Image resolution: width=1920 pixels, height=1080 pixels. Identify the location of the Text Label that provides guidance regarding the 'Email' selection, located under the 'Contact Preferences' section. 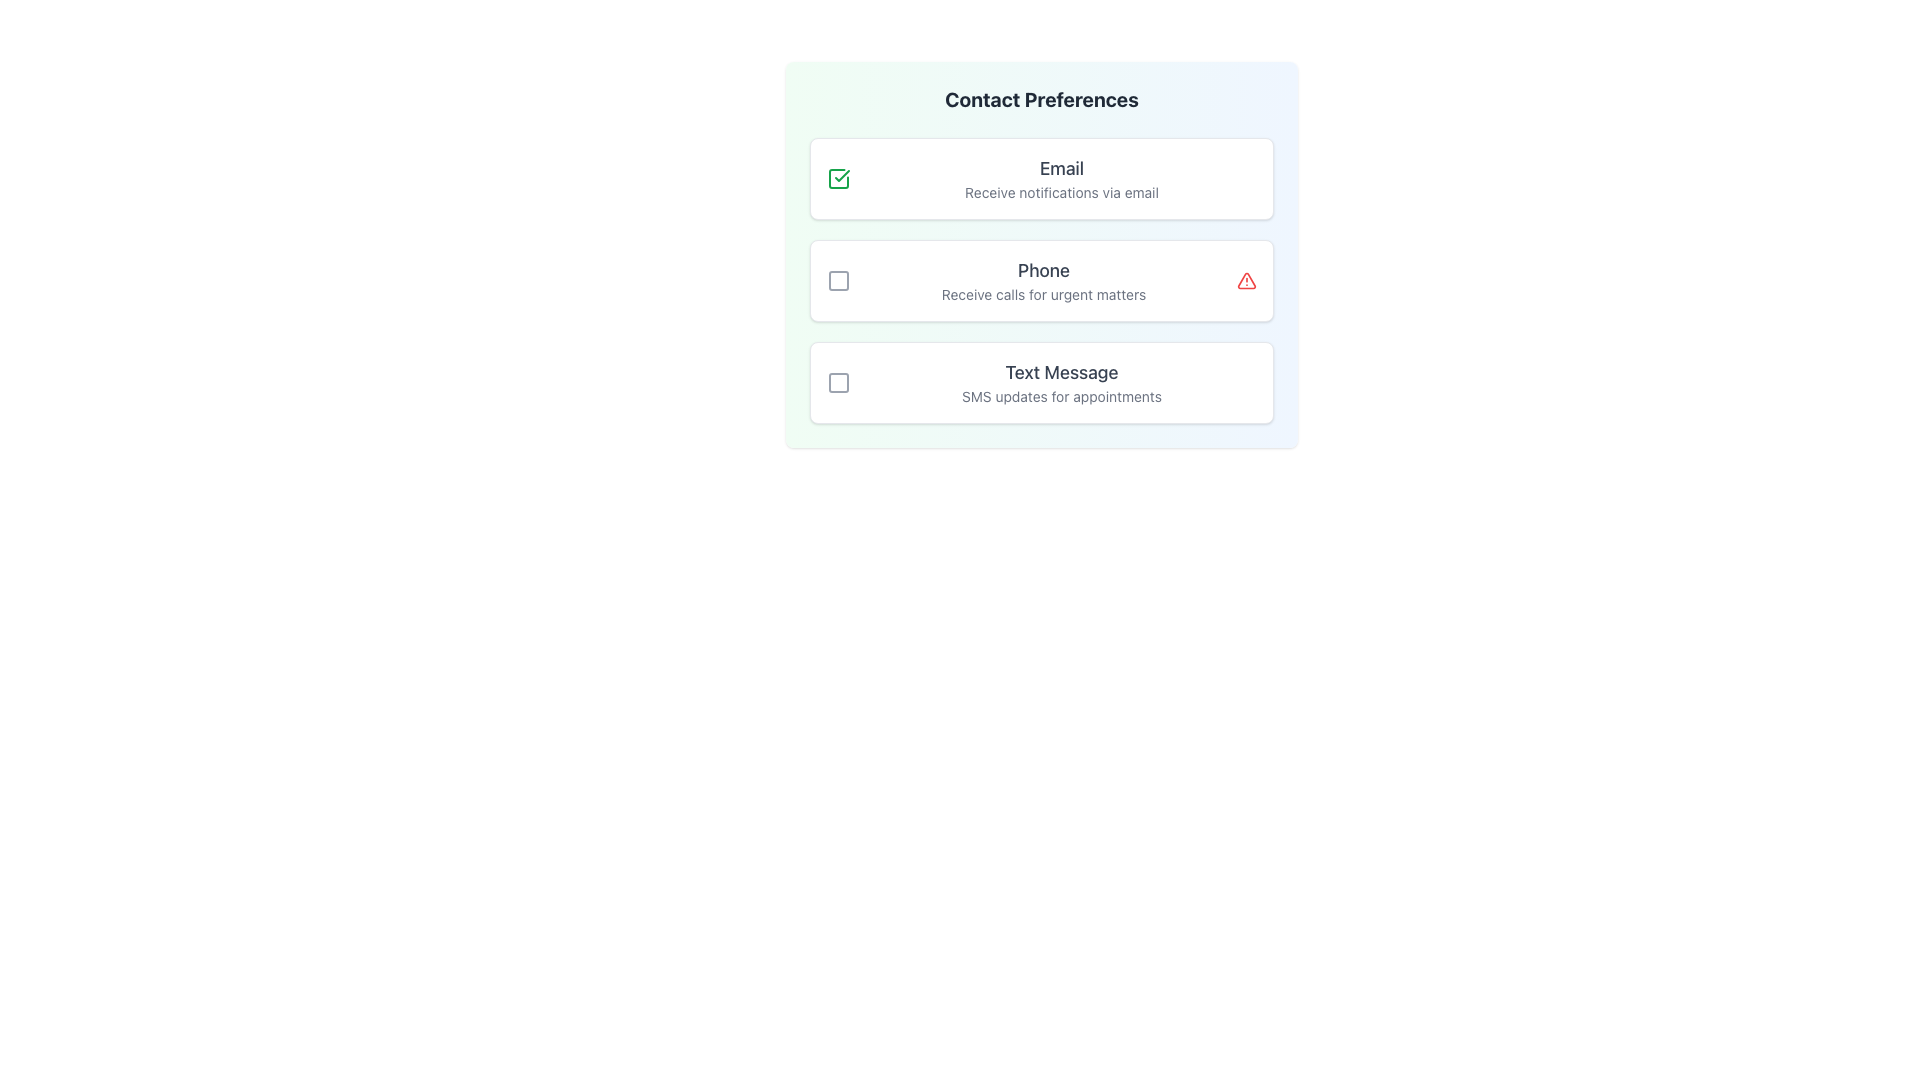
(1060, 192).